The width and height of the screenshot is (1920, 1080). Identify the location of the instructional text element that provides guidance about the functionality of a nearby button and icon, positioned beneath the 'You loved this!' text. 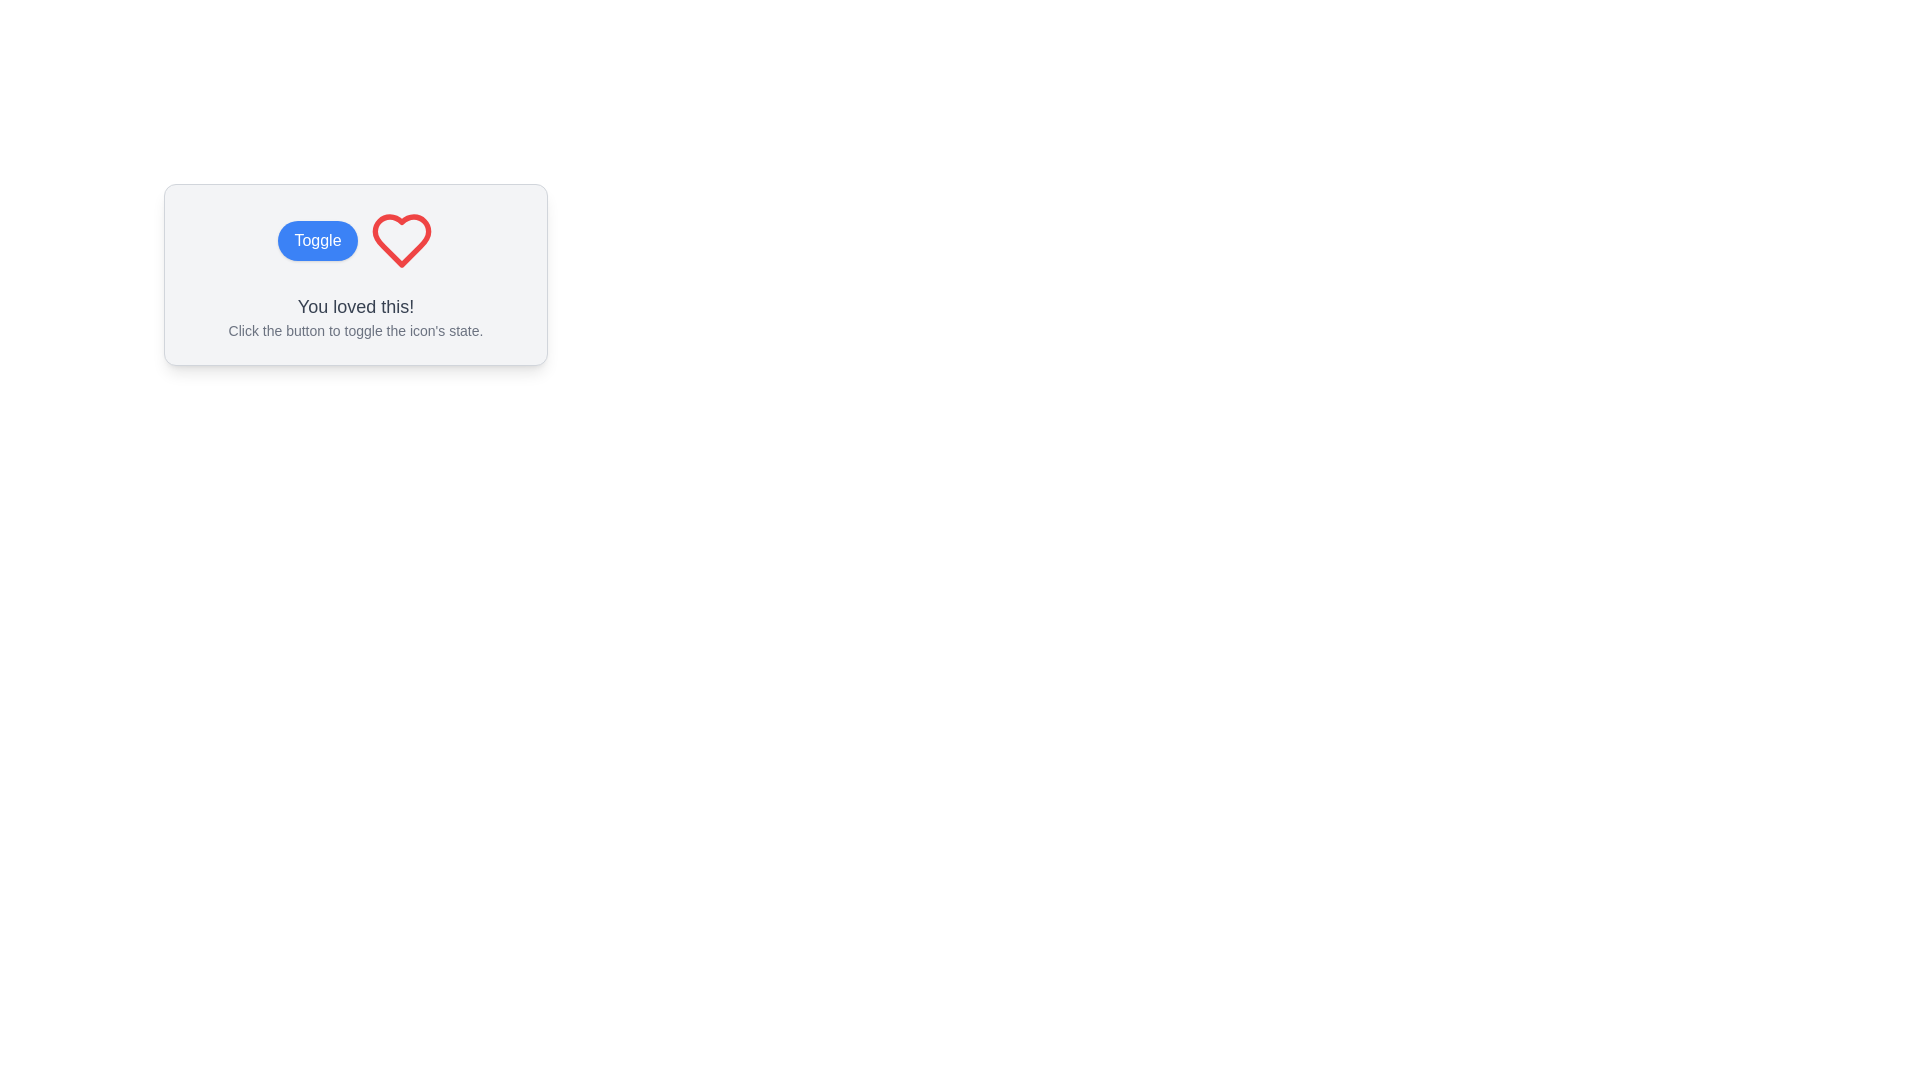
(355, 330).